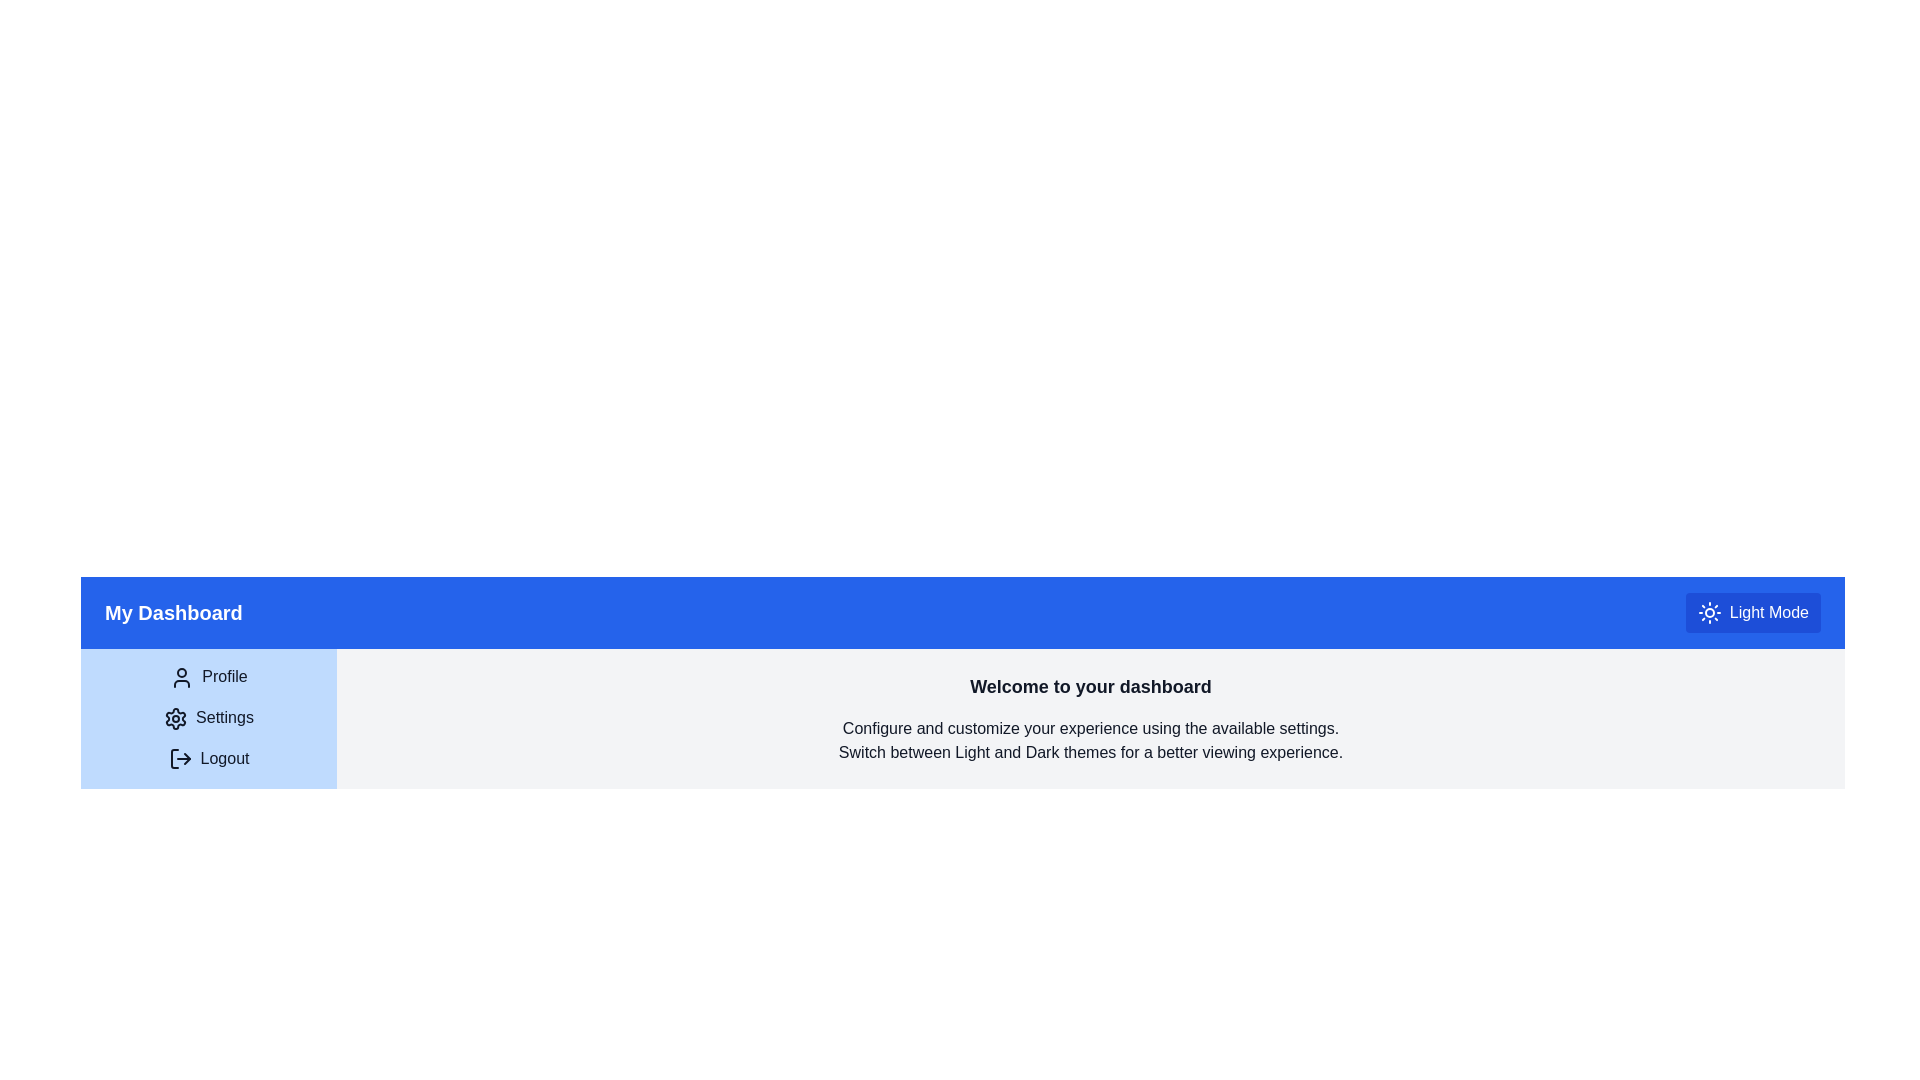 The width and height of the screenshot is (1920, 1080). Describe the element at coordinates (176, 717) in the screenshot. I see `the gear icon located next to the 'Settings' label in the left-hand sidebar menu` at that location.